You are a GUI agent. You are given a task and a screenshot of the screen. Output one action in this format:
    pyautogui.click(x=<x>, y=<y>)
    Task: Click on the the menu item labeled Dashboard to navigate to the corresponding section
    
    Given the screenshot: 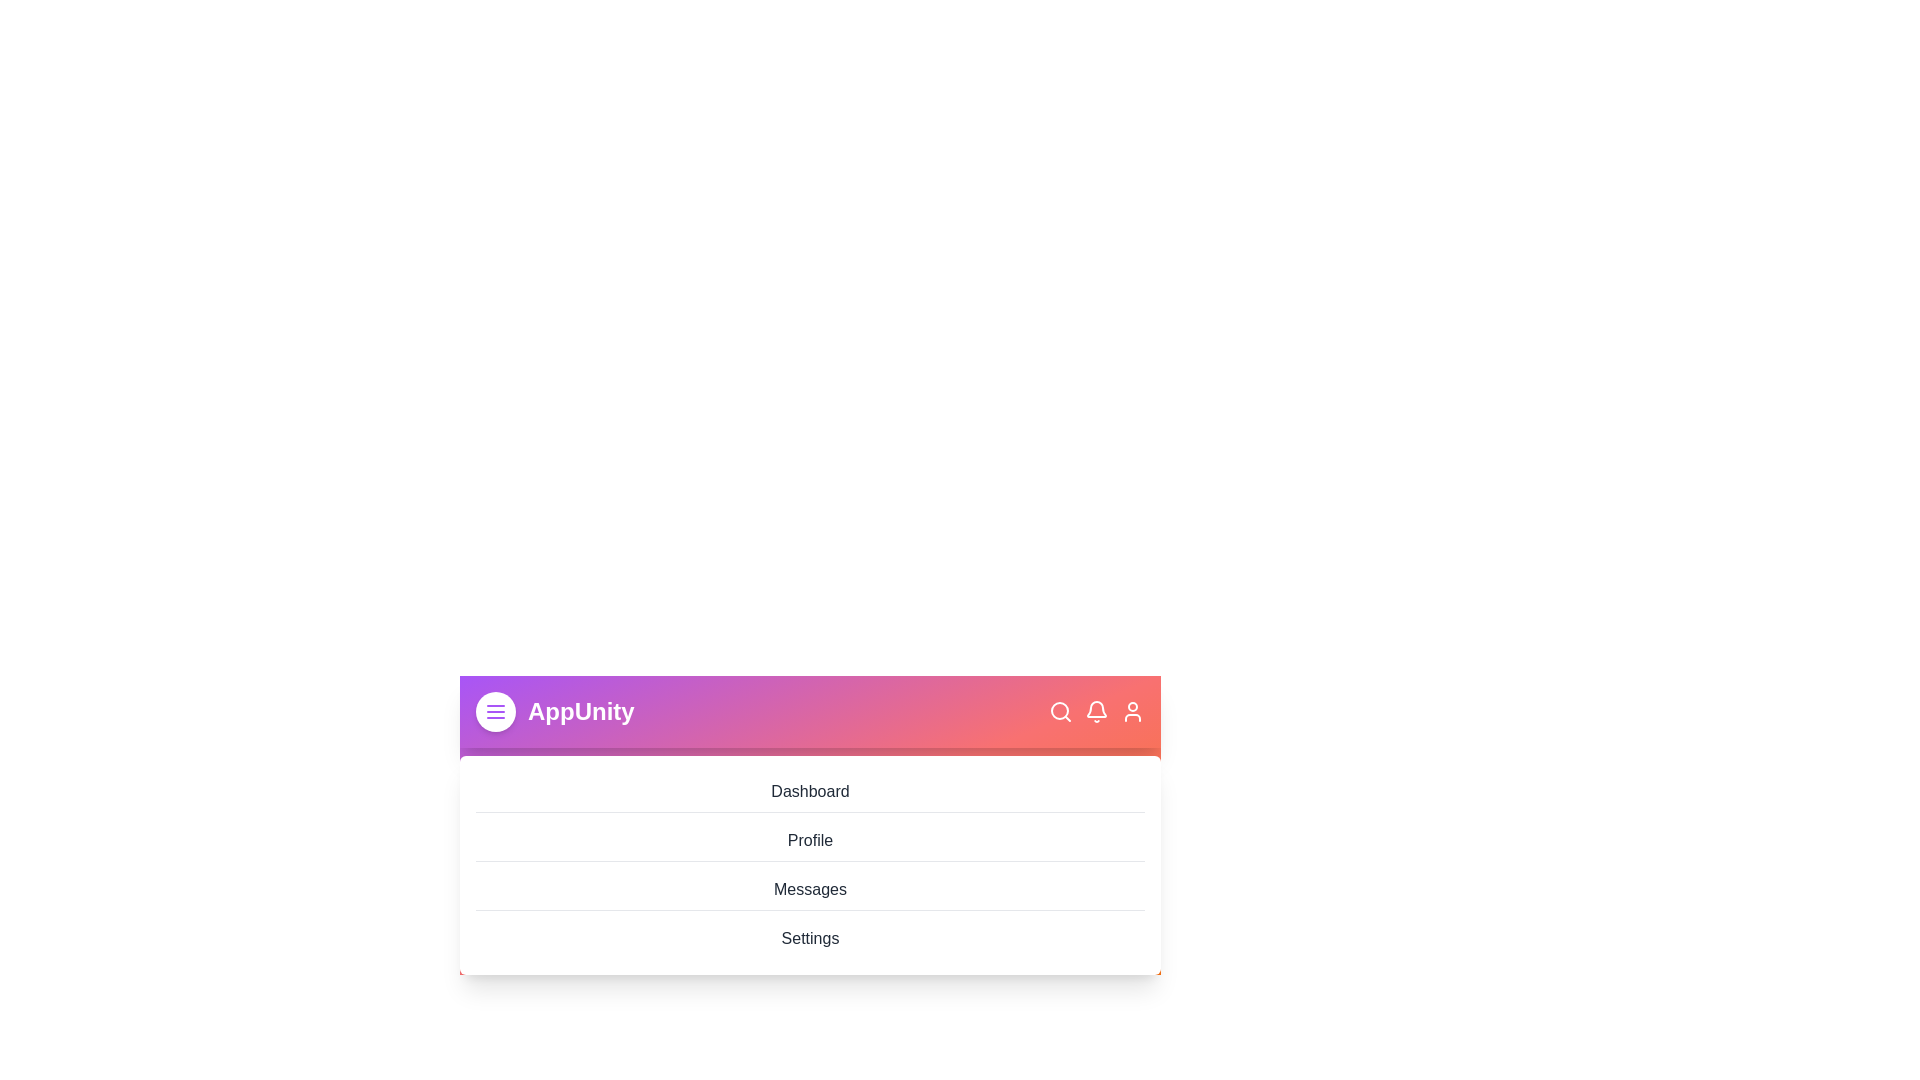 What is the action you would take?
    pyautogui.click(x=810, y=791)
    